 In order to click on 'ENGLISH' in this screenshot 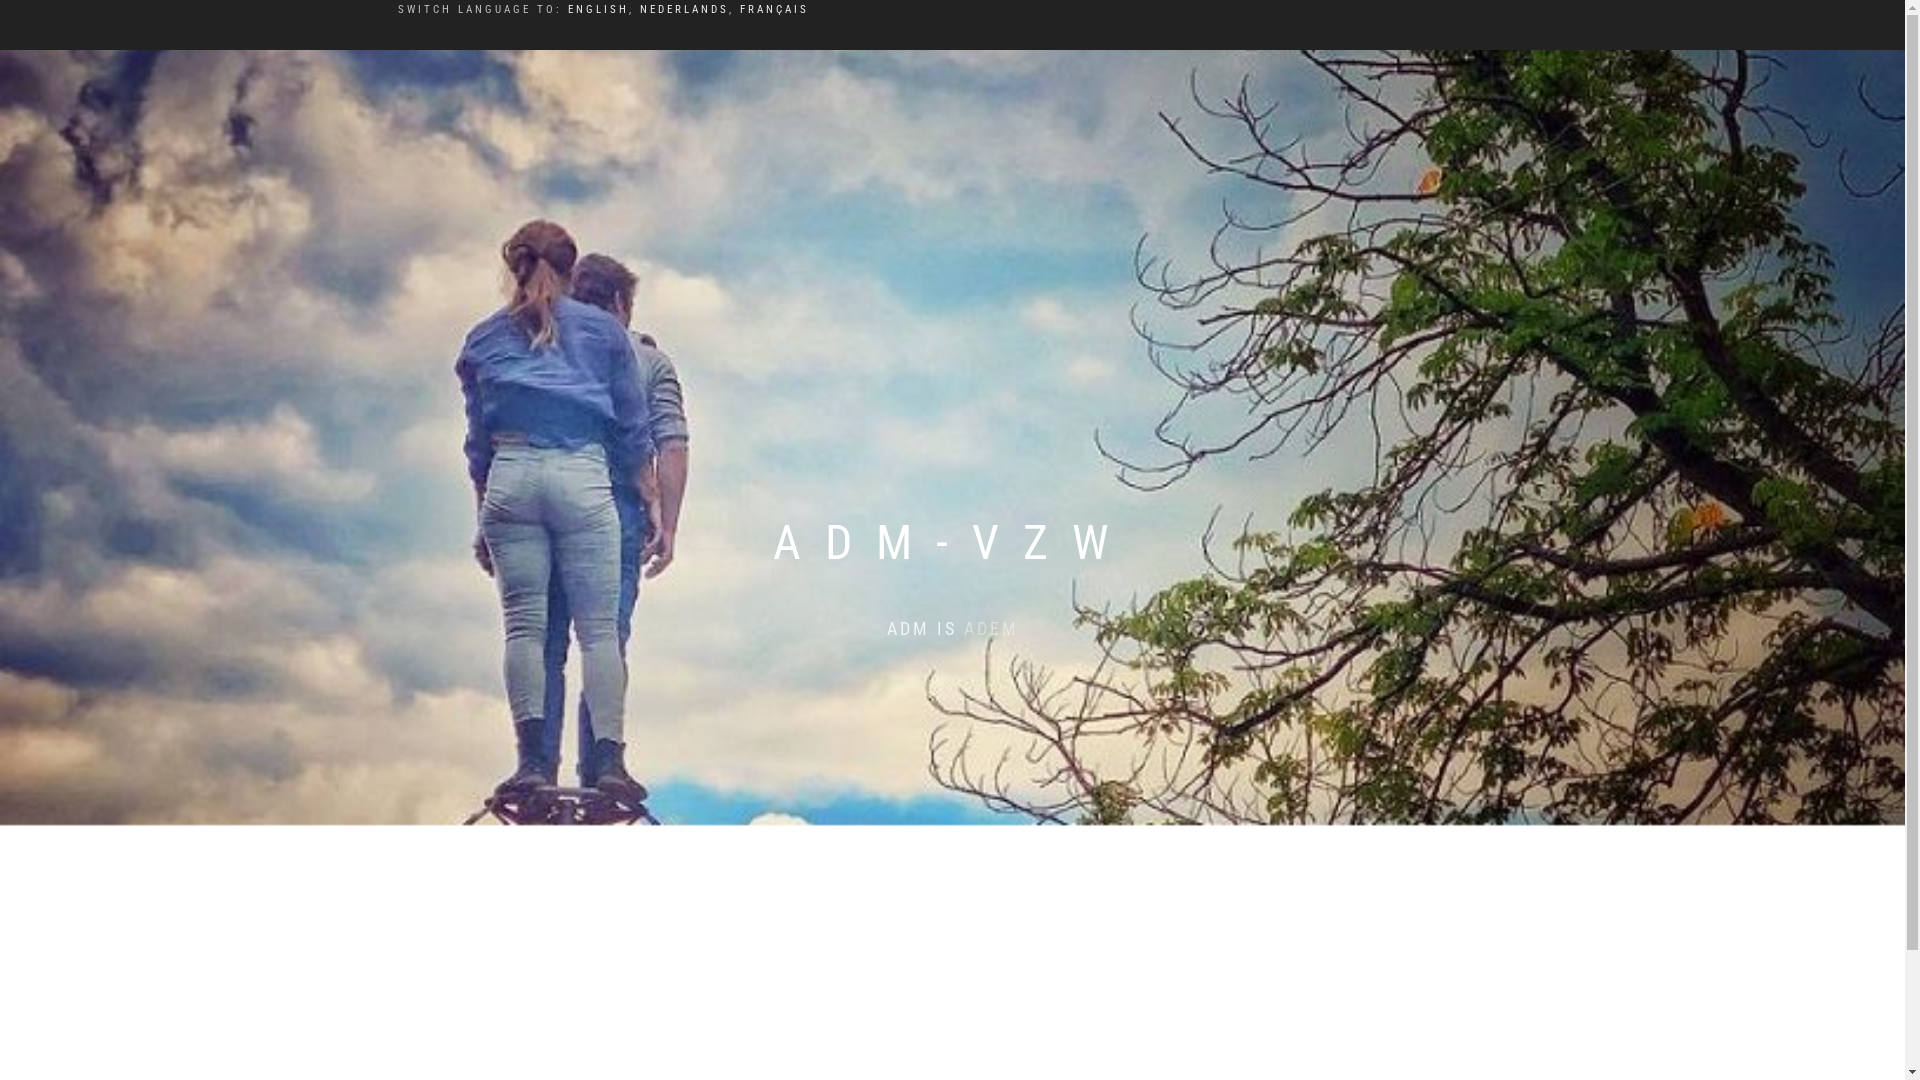, I will do `click(597, 9)`.